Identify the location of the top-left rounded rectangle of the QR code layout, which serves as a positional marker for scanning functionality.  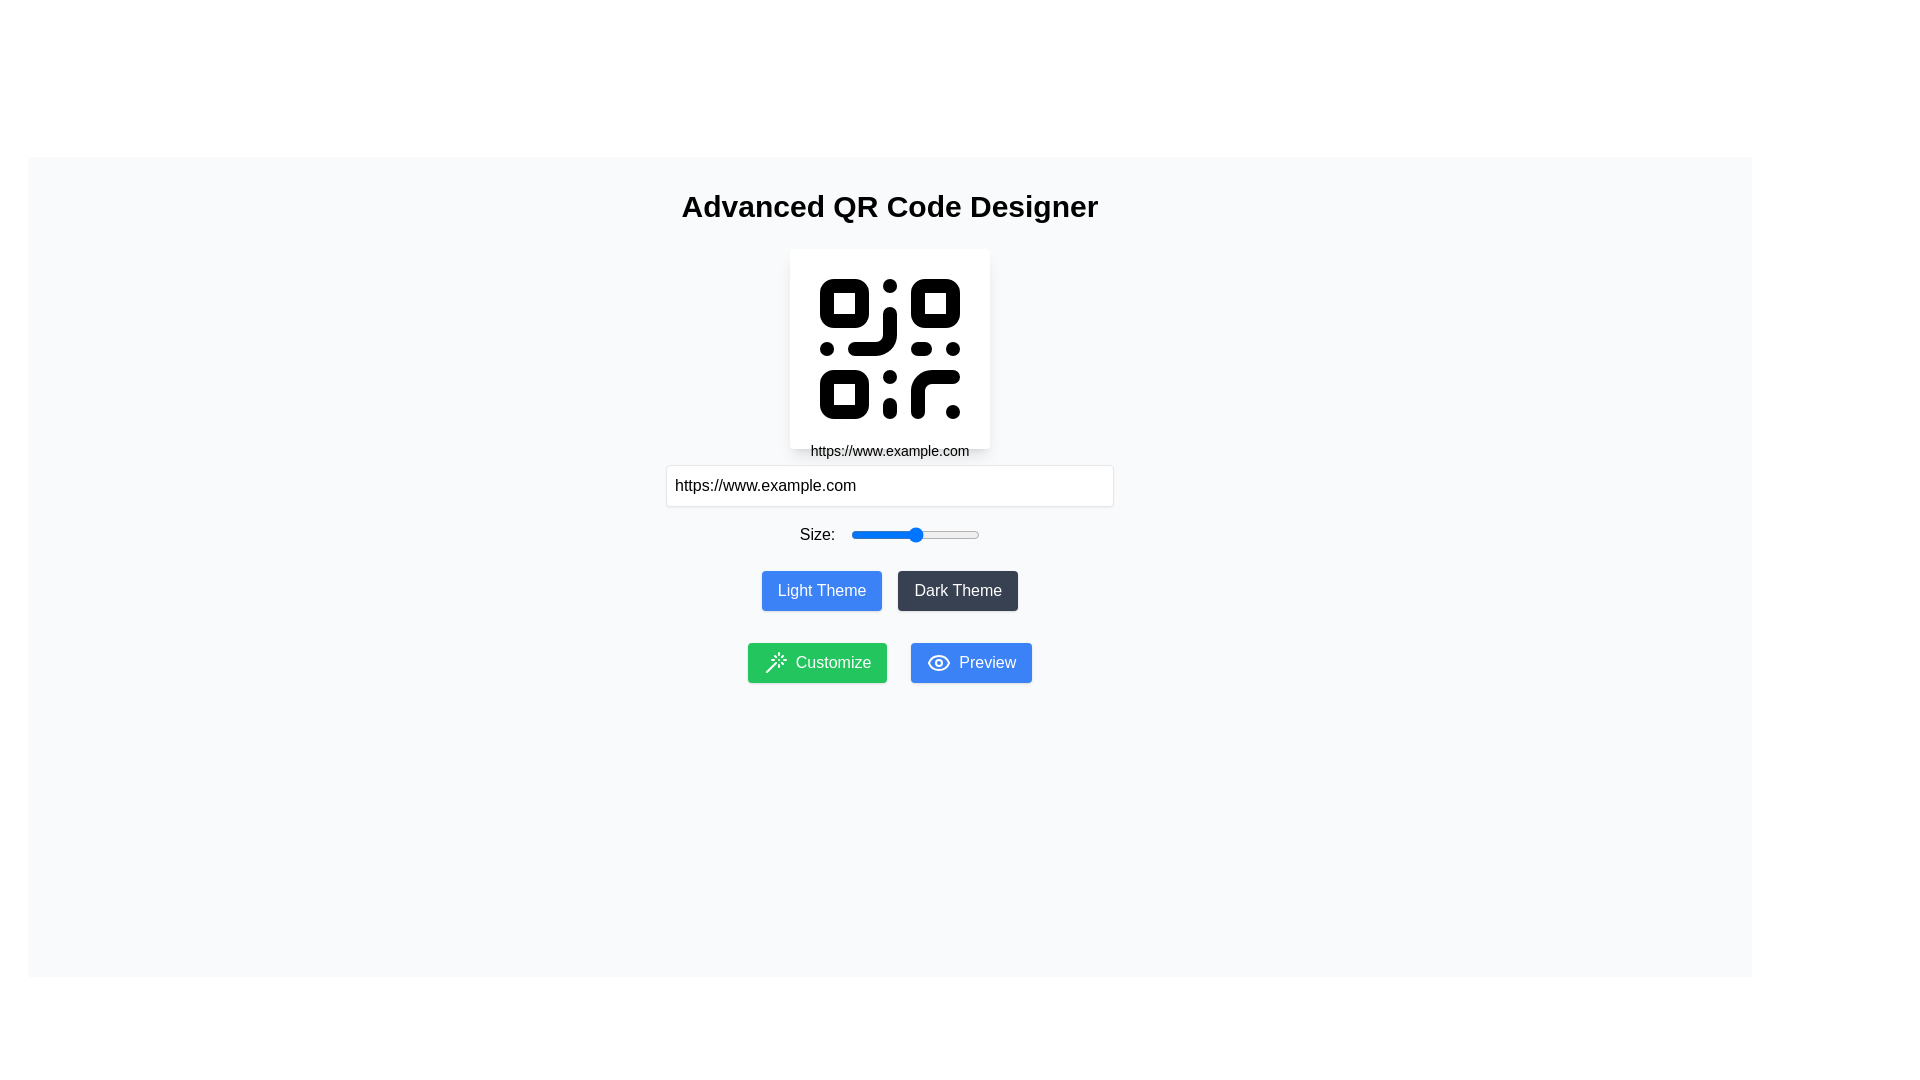
(844, 303).